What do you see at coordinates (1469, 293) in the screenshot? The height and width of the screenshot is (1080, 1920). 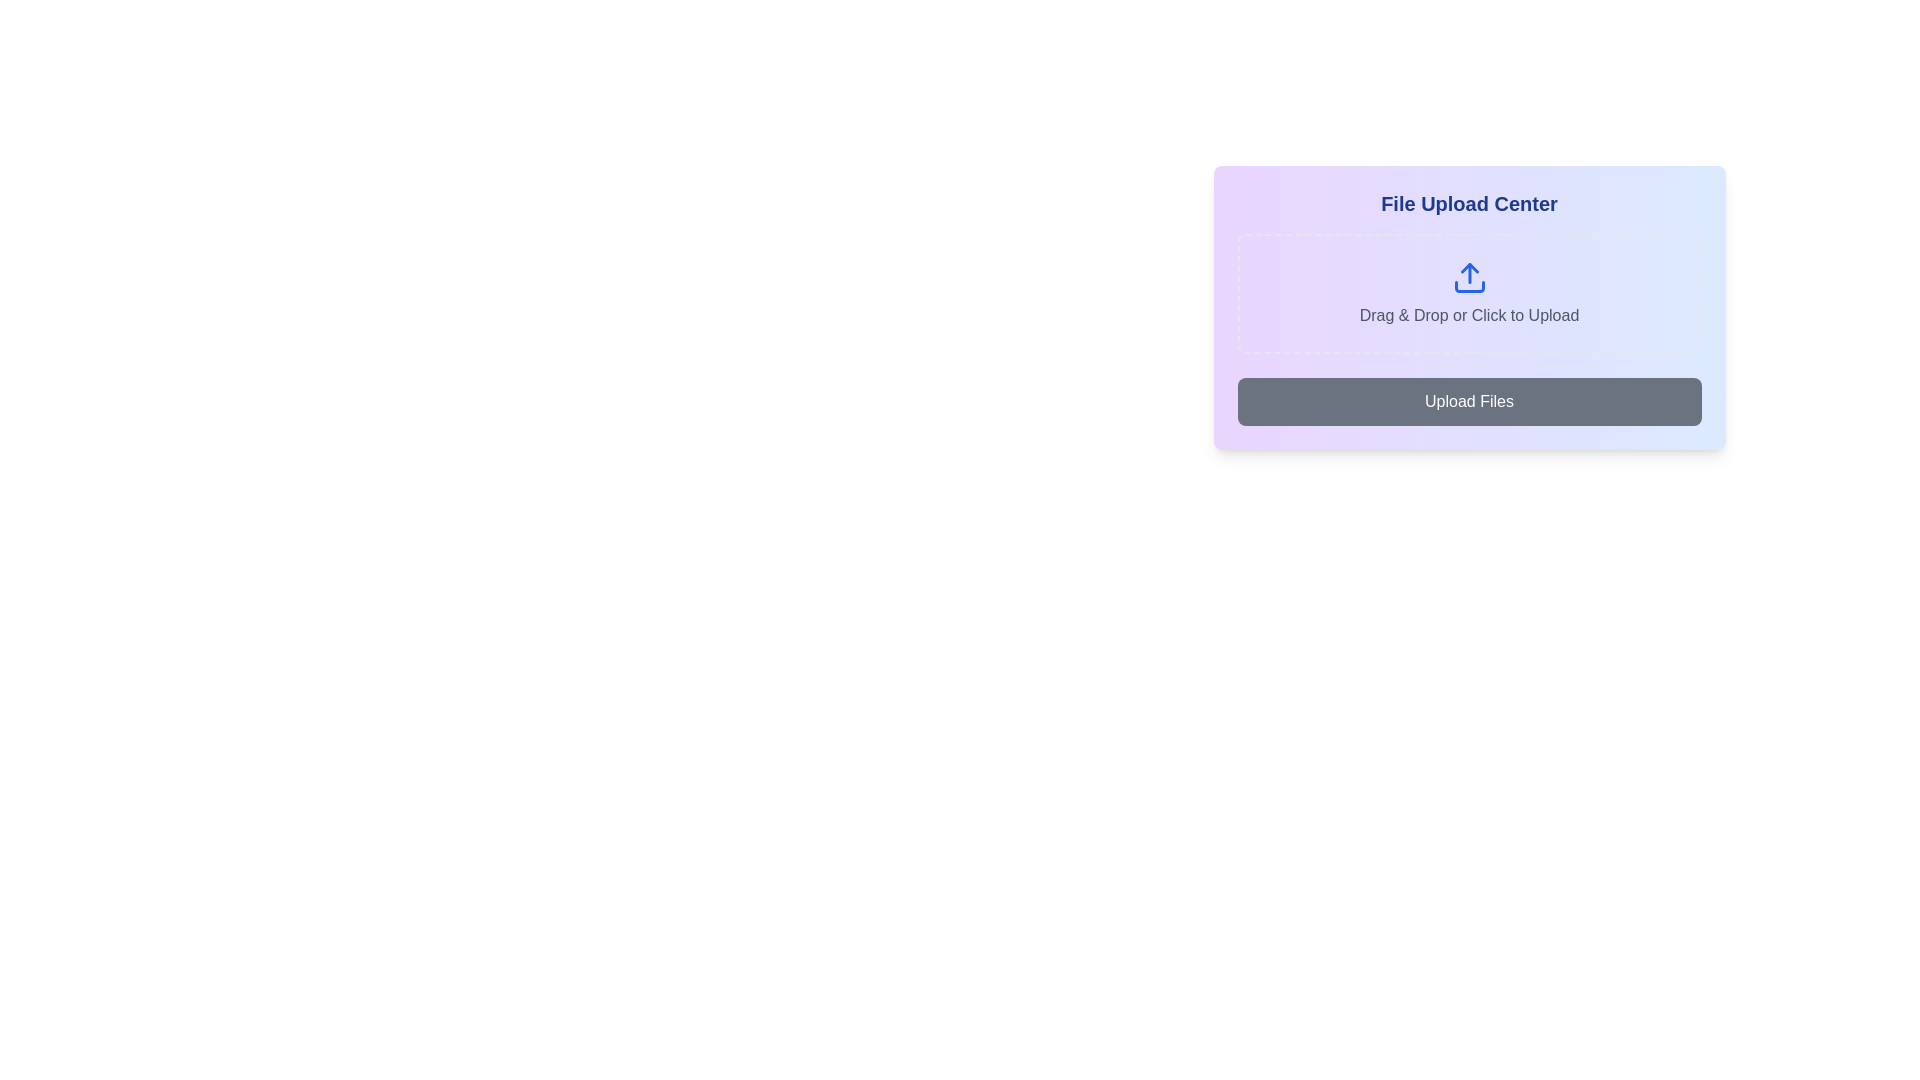 I see `the File upload area, which has a light purple background, dashed borders, and features a blue upward arrow icon with gray text that reads 'Drag & Drop or Click to Upload'` at bounding box center [1469, 293].